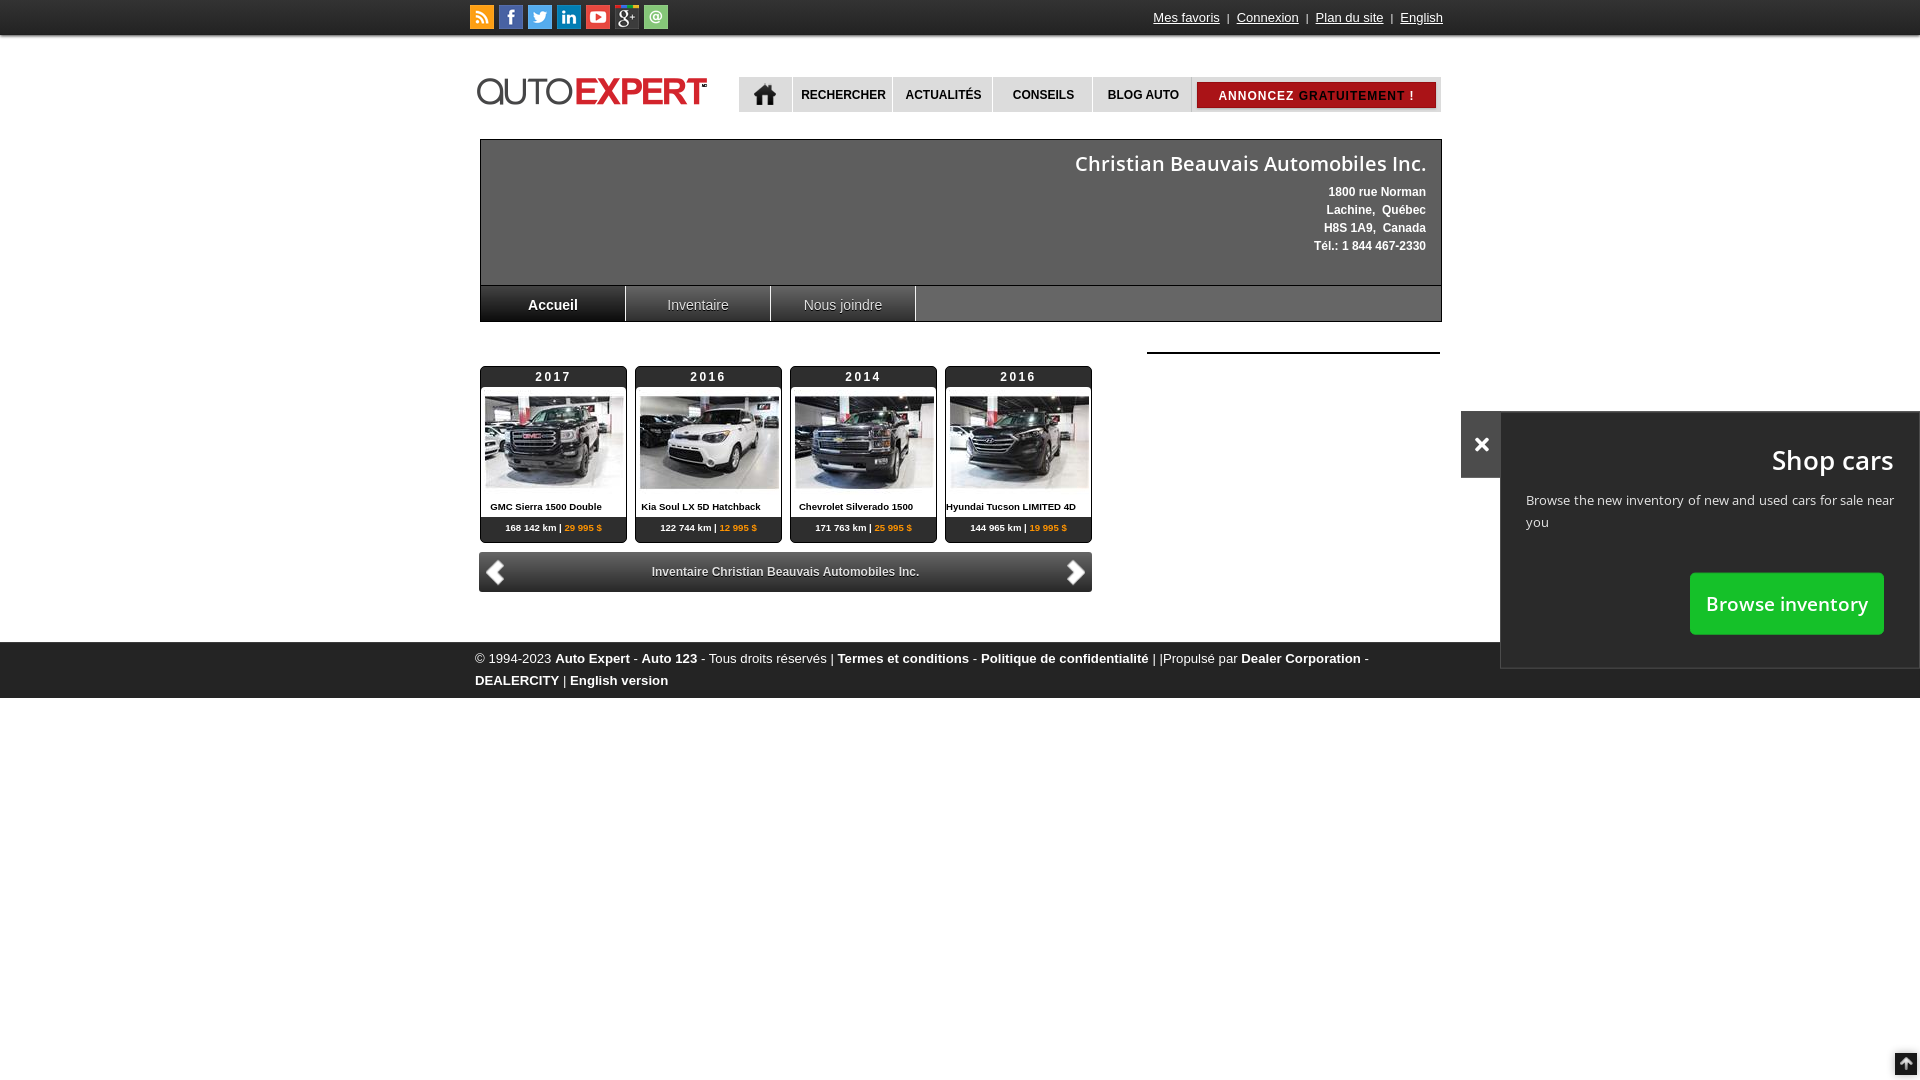  I want to click on 'Mes favoris', so click(1185, 17).